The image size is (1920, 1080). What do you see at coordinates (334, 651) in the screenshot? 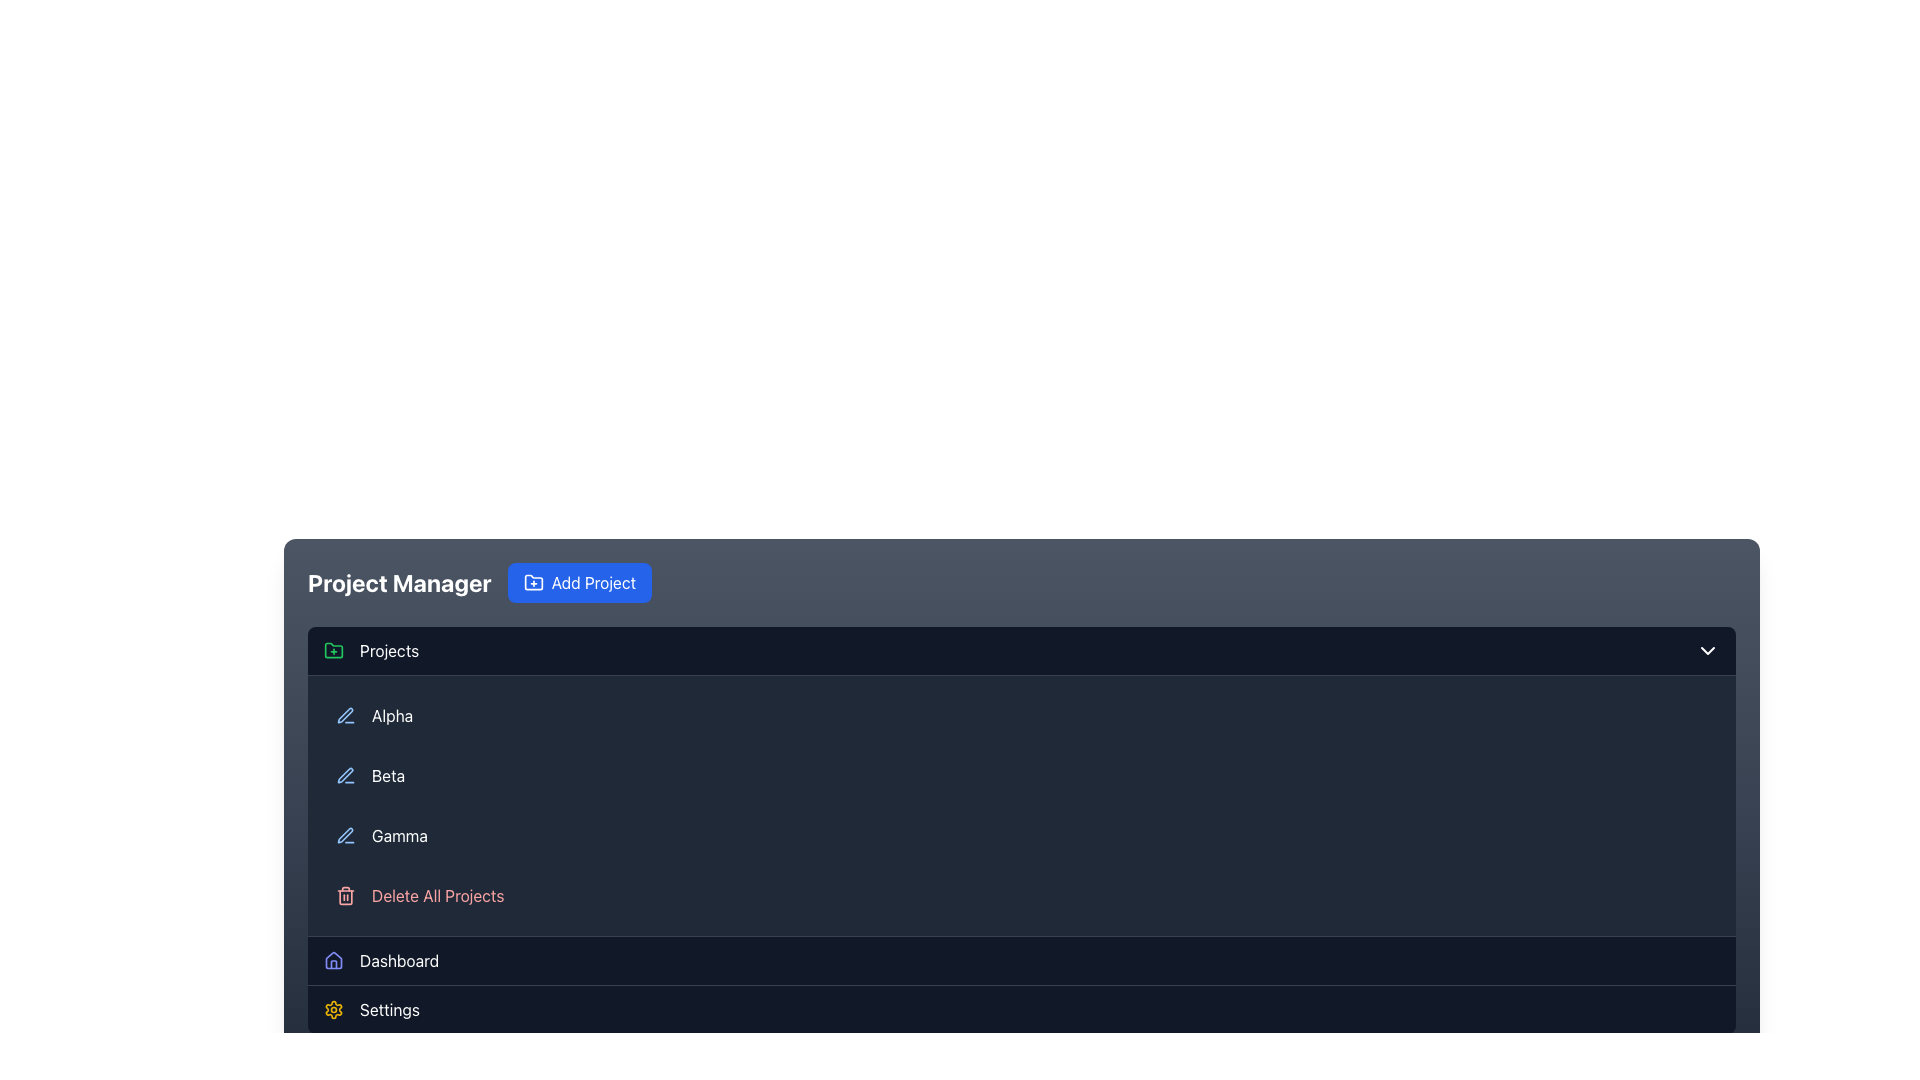
I see `the 'Folder with Plus' icon in the 'Projects' section` at bounding box center [334, 651].